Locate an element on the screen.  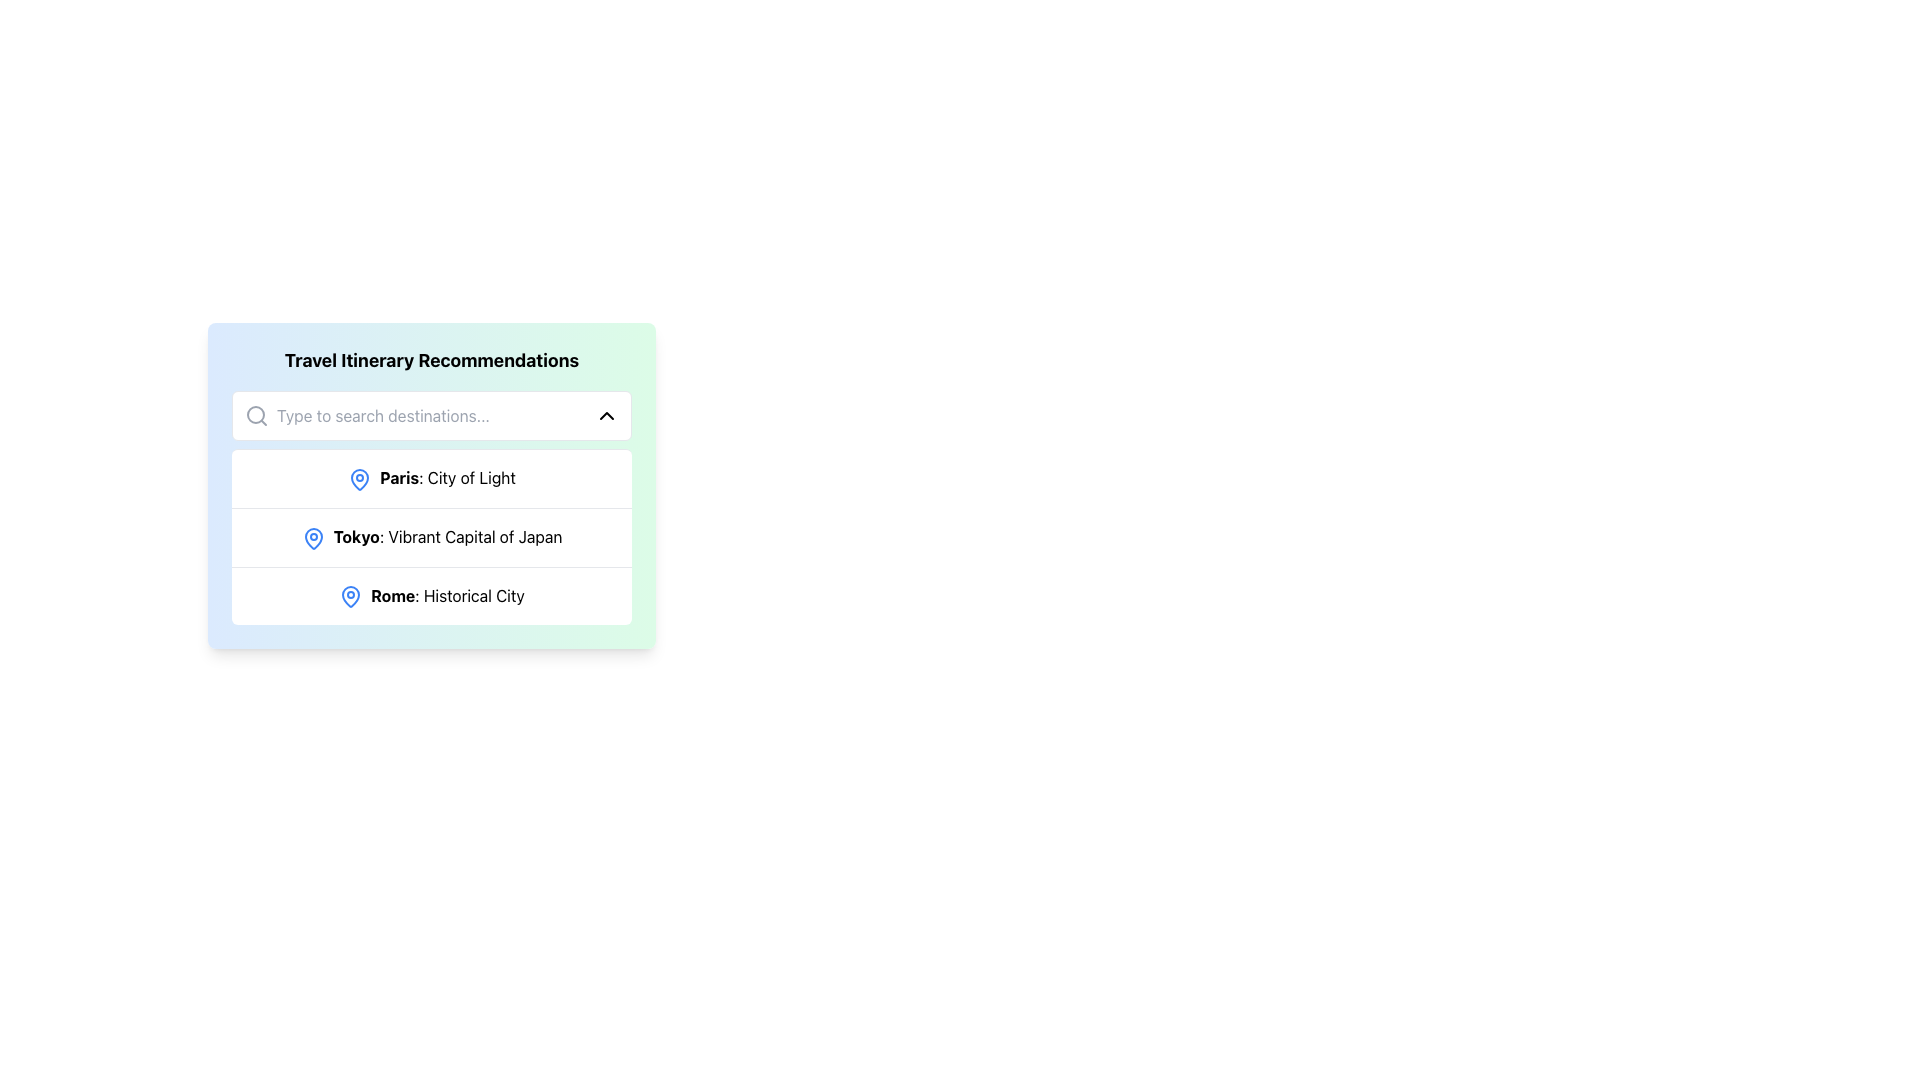
the bold text heading 'Travel Itinerary Recommendations' is located at coordinates (431, 361).